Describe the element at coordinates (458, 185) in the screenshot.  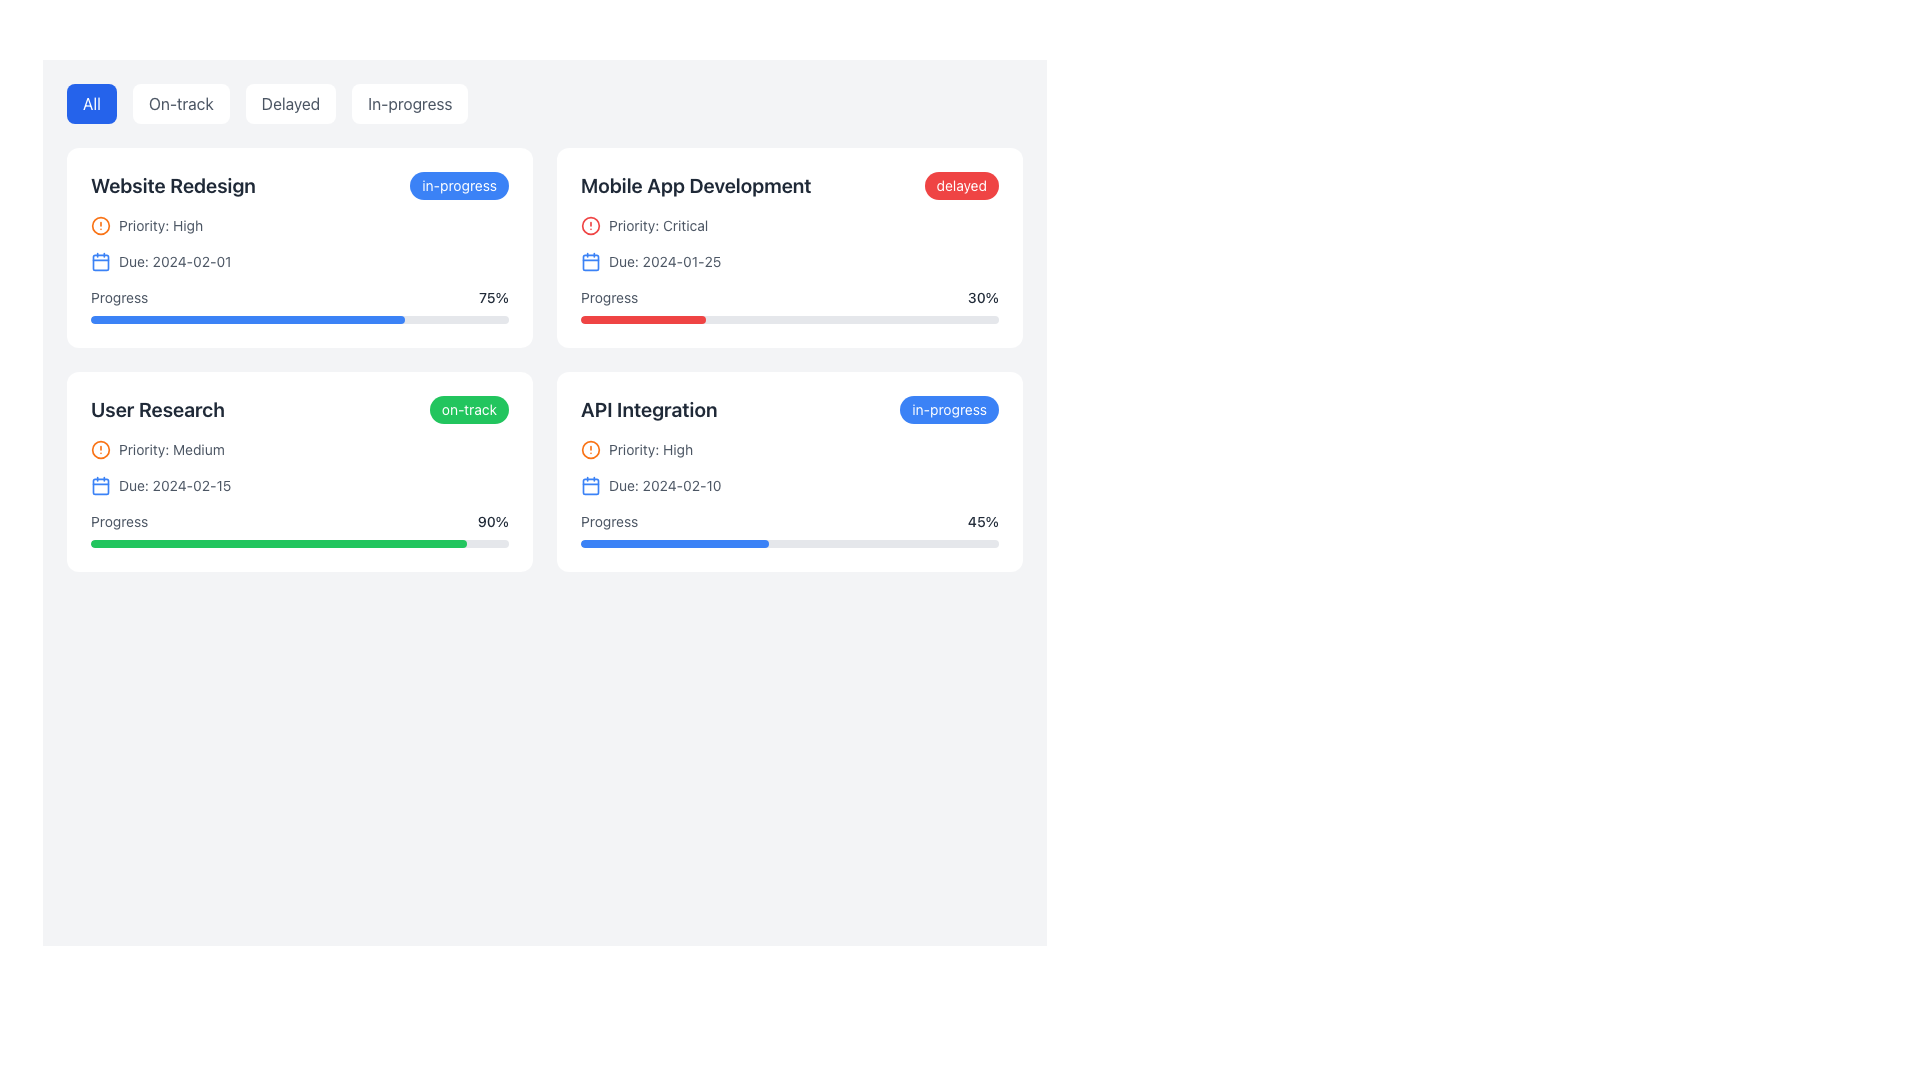
I see `the pill-shaped Status Indicator with a solid blue background and white text reading 'in-progress'` at that location.